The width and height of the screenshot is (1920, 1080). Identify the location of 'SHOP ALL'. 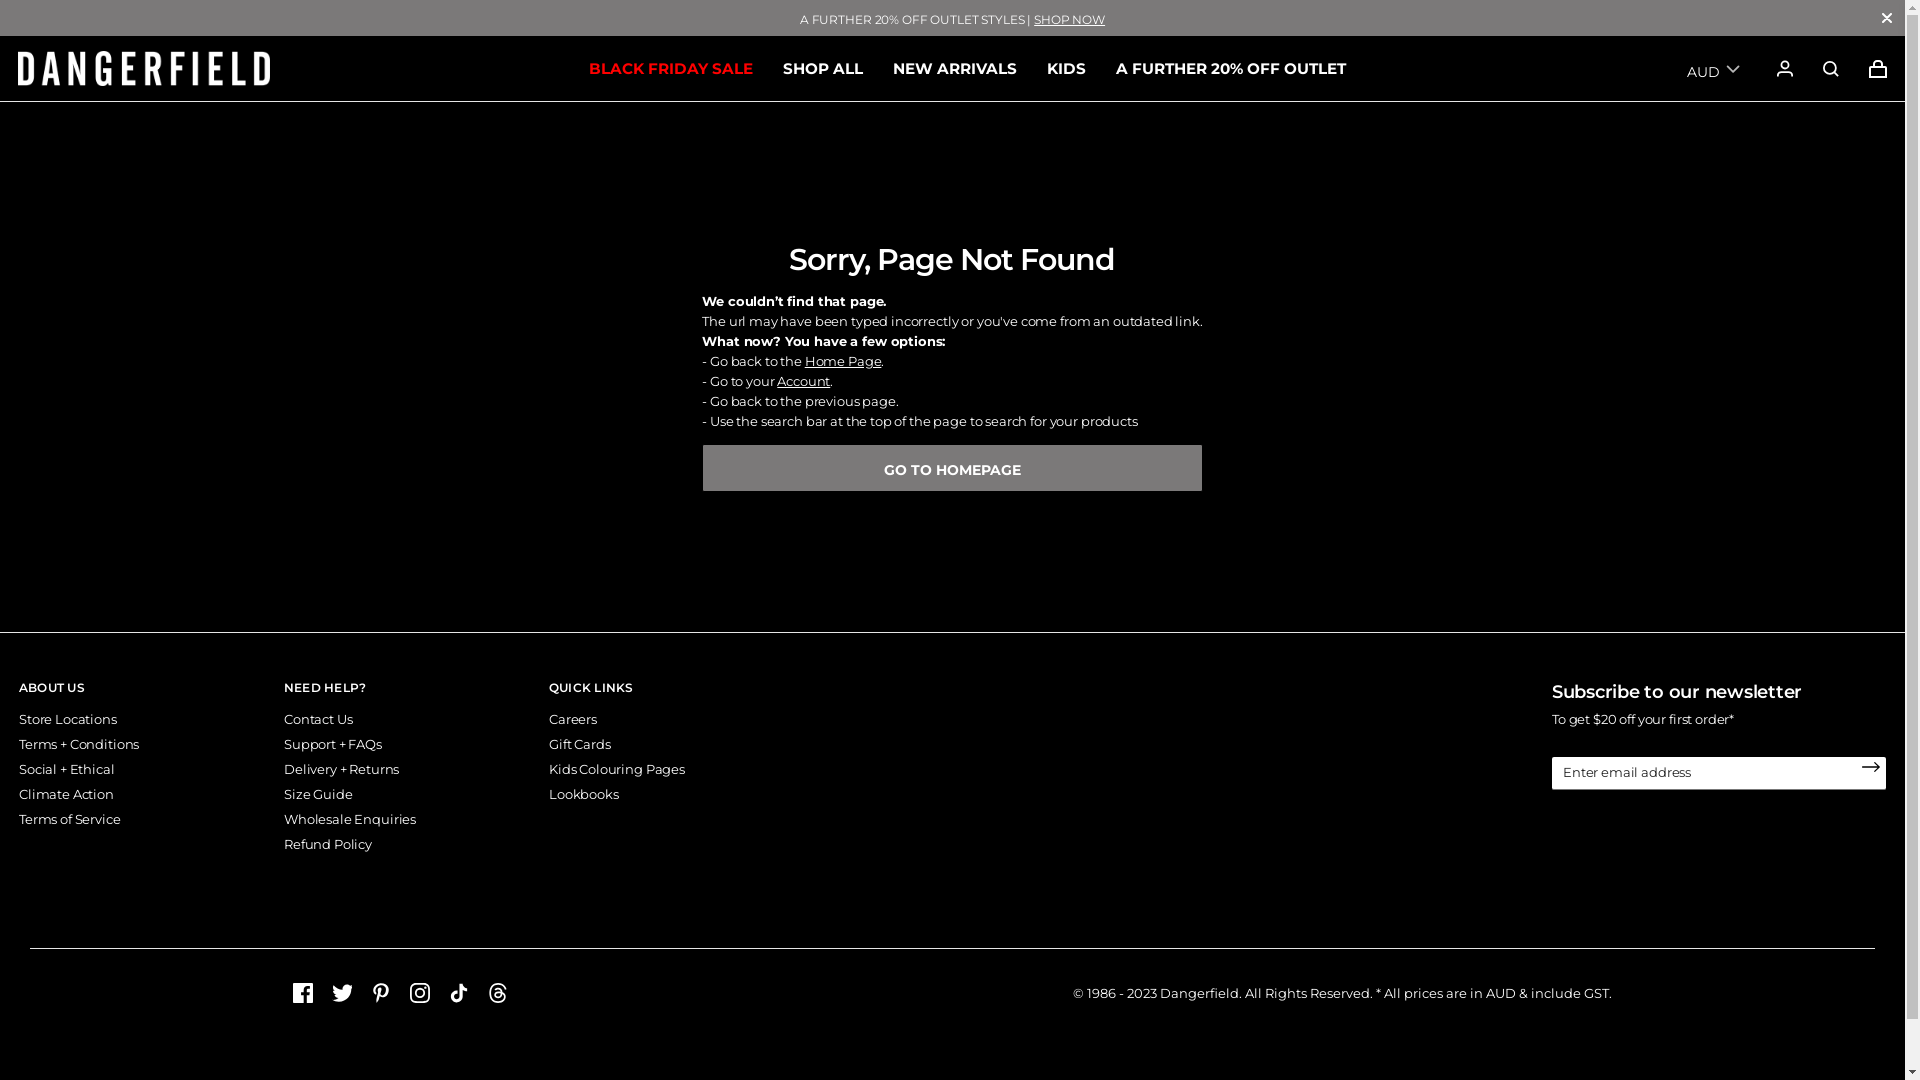
(821, 67).